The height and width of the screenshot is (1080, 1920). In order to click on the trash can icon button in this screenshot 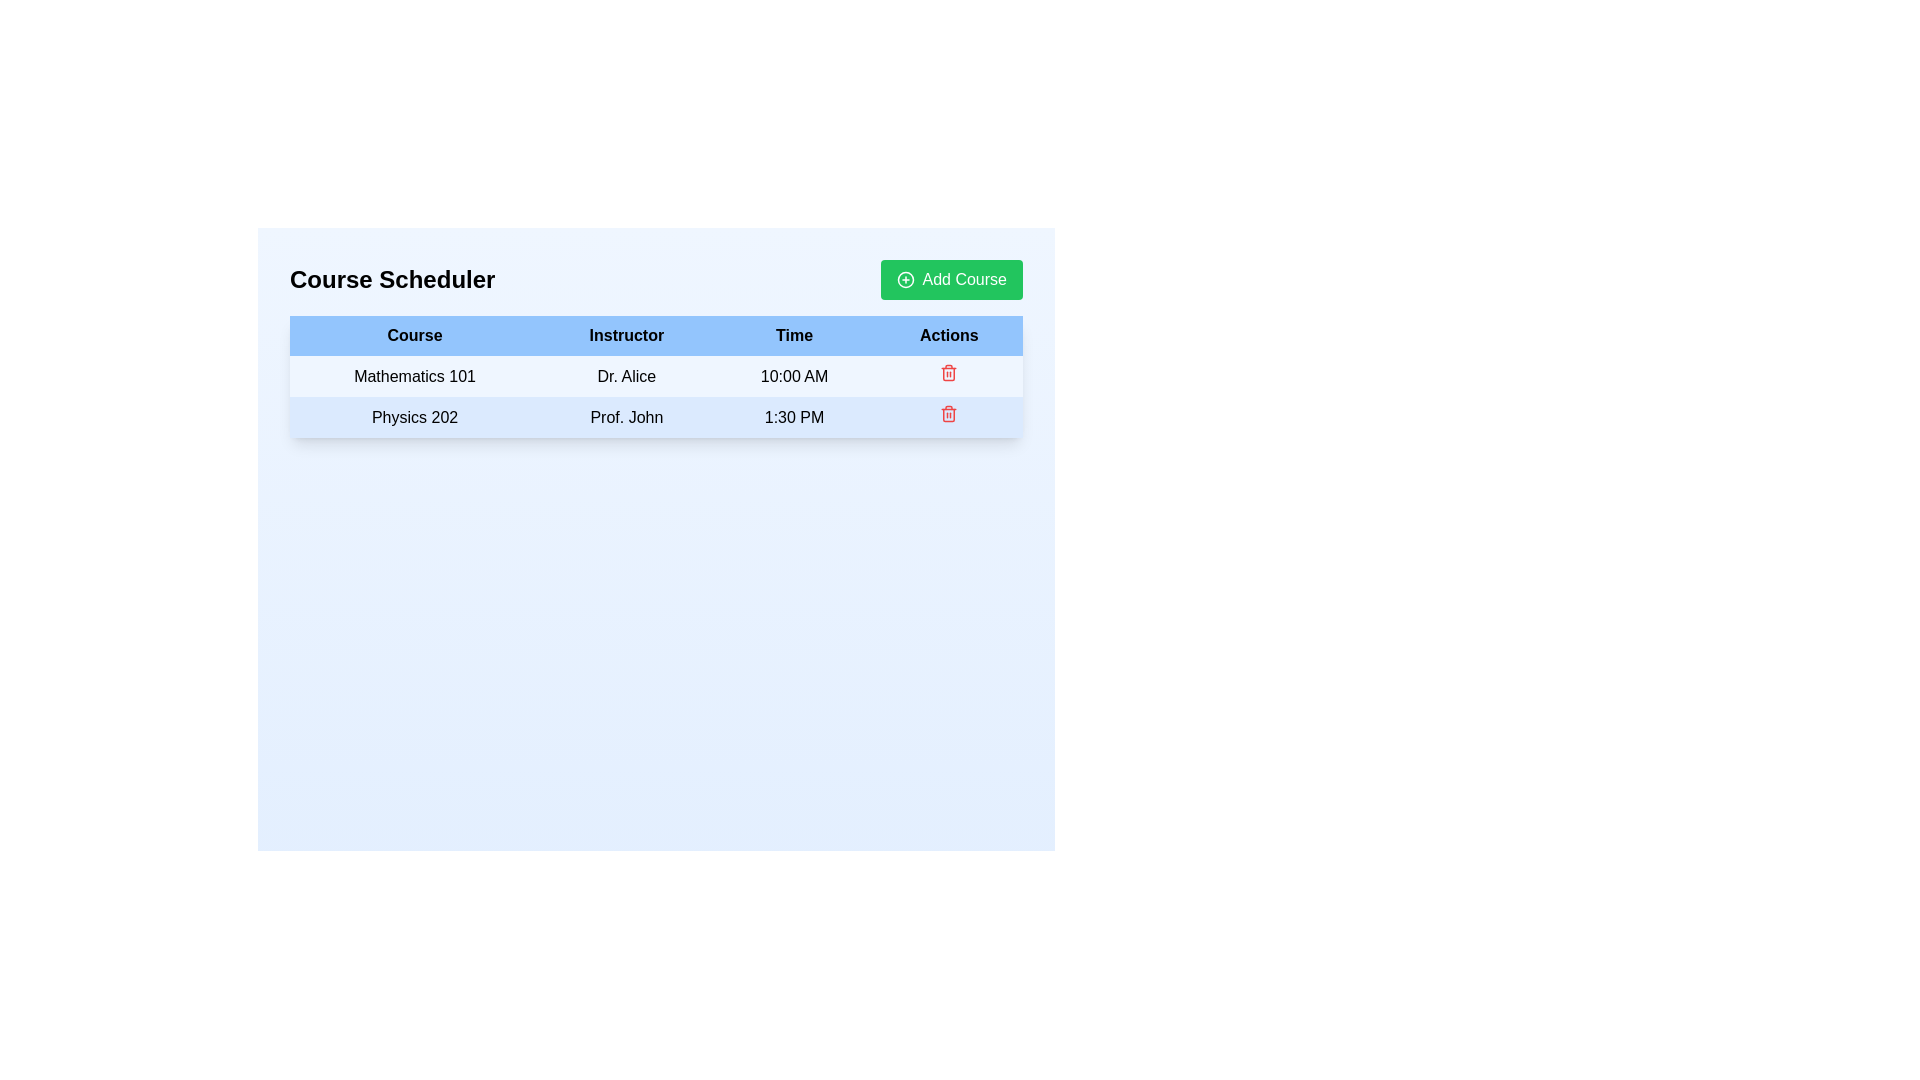, I will do `click(948, 416)`.